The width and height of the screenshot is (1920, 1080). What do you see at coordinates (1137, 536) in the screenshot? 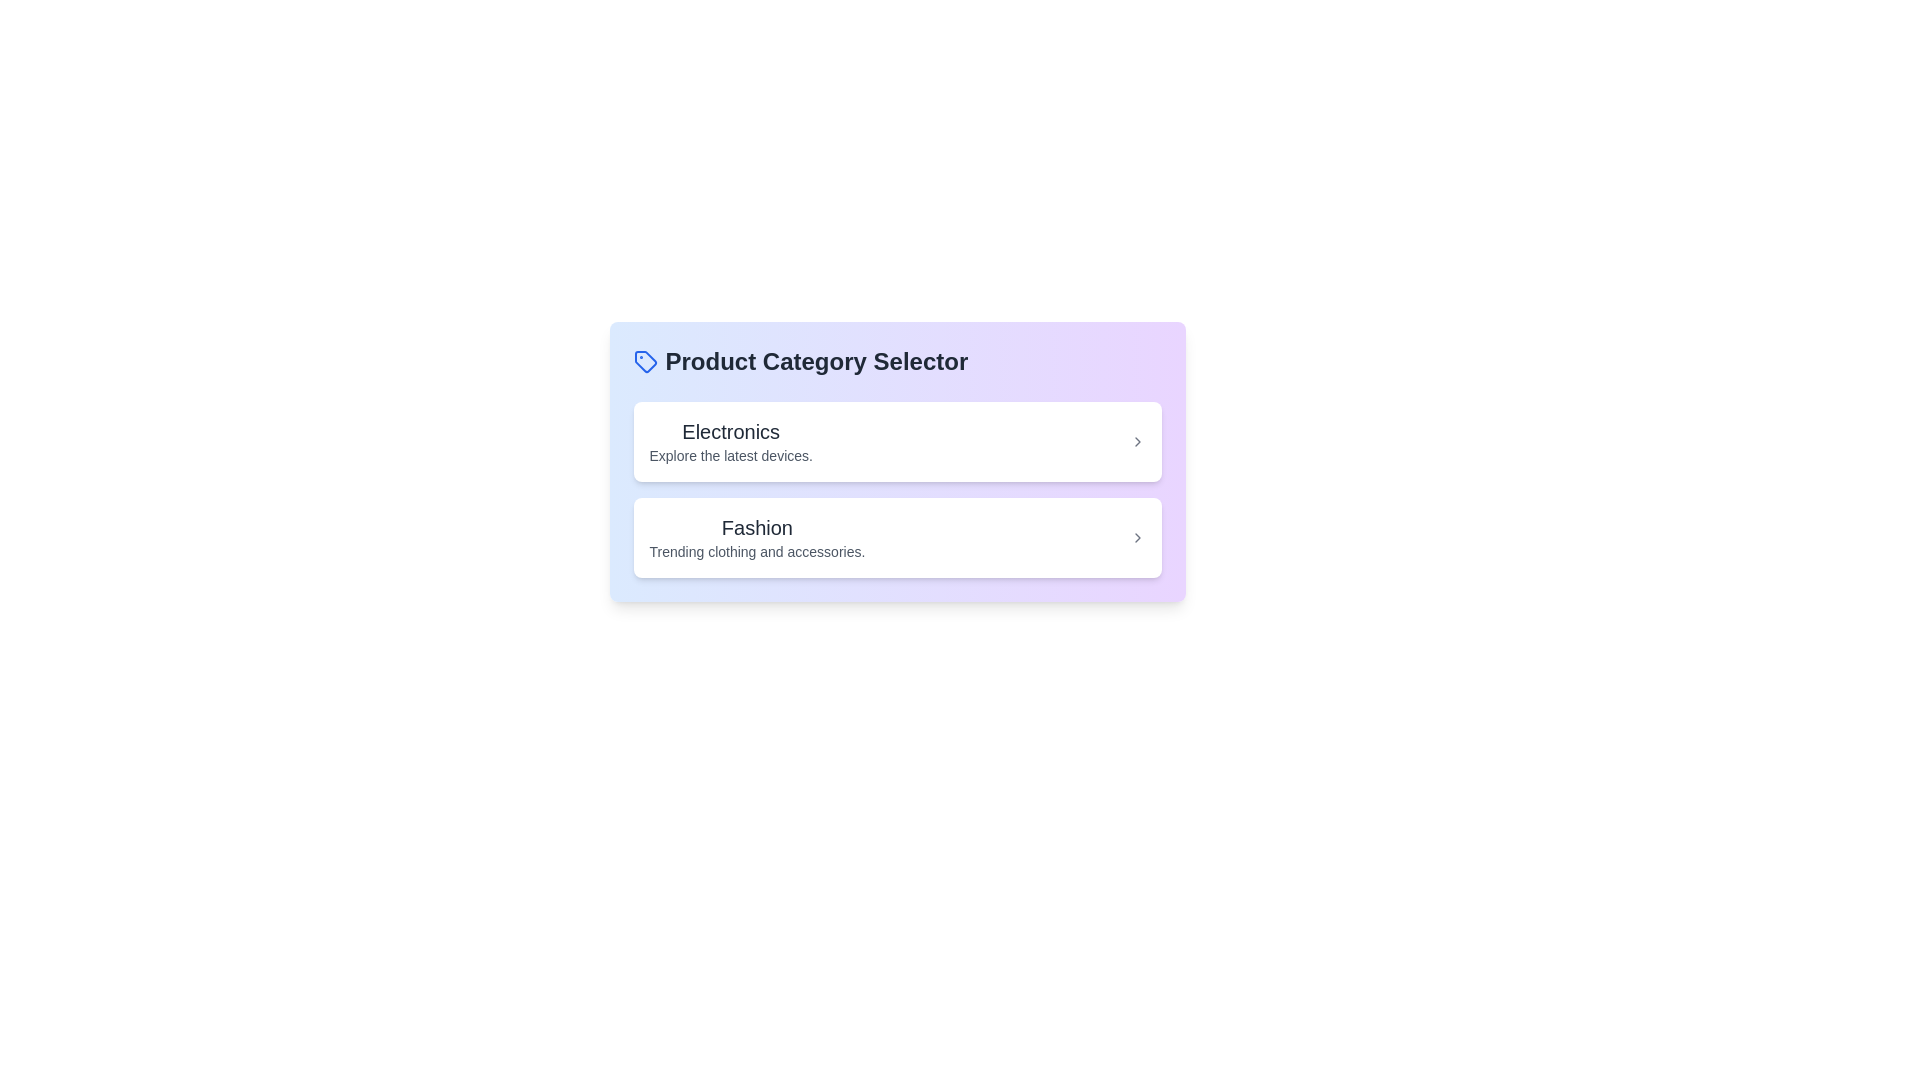
I see `the right-facing chevron icon button for navigation located at the far right of the 'Fashion Trending clothing and accessories' card for additional visual feedback` at bounding box center [1137, 536].